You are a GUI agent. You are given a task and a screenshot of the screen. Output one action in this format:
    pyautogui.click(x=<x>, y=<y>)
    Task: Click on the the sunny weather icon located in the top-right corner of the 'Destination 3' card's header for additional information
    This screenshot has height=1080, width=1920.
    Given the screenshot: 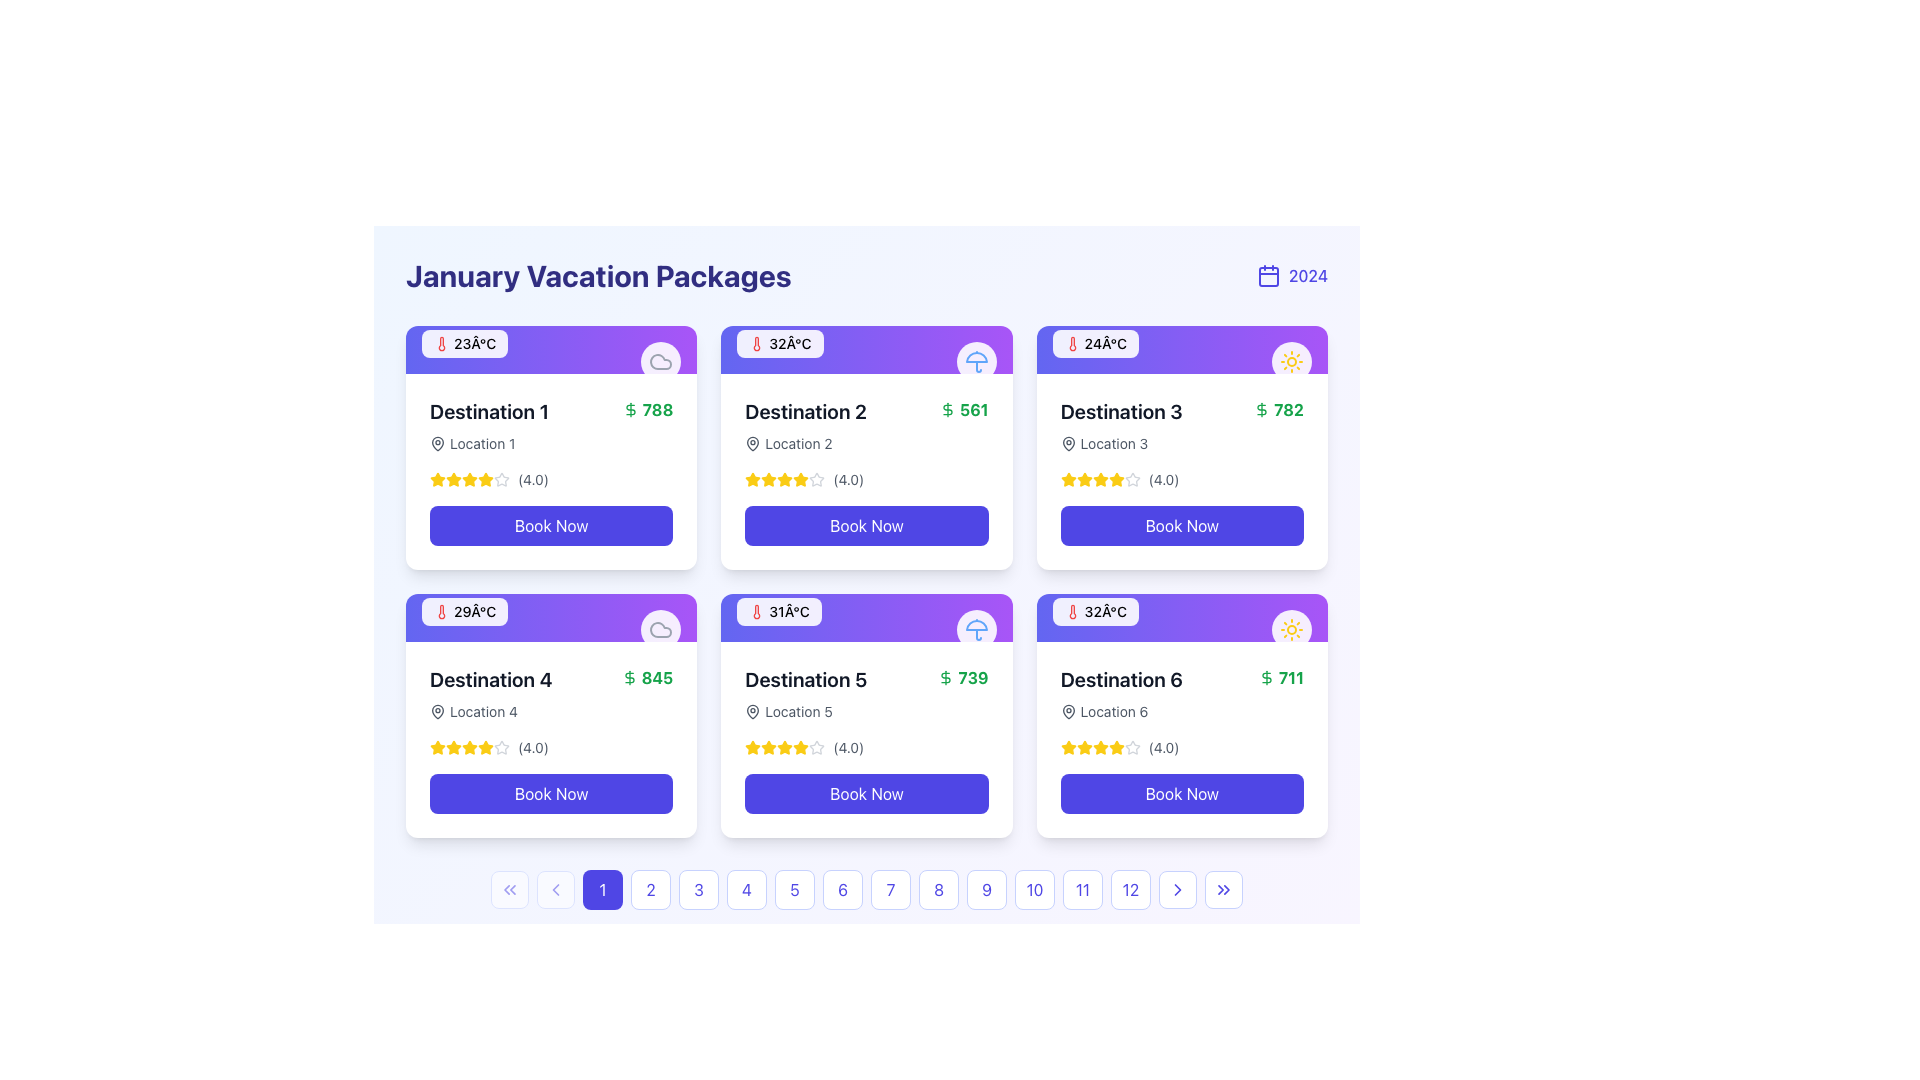 What is the action you would take?
    pyautogui.click(x=1291, y=362)
    